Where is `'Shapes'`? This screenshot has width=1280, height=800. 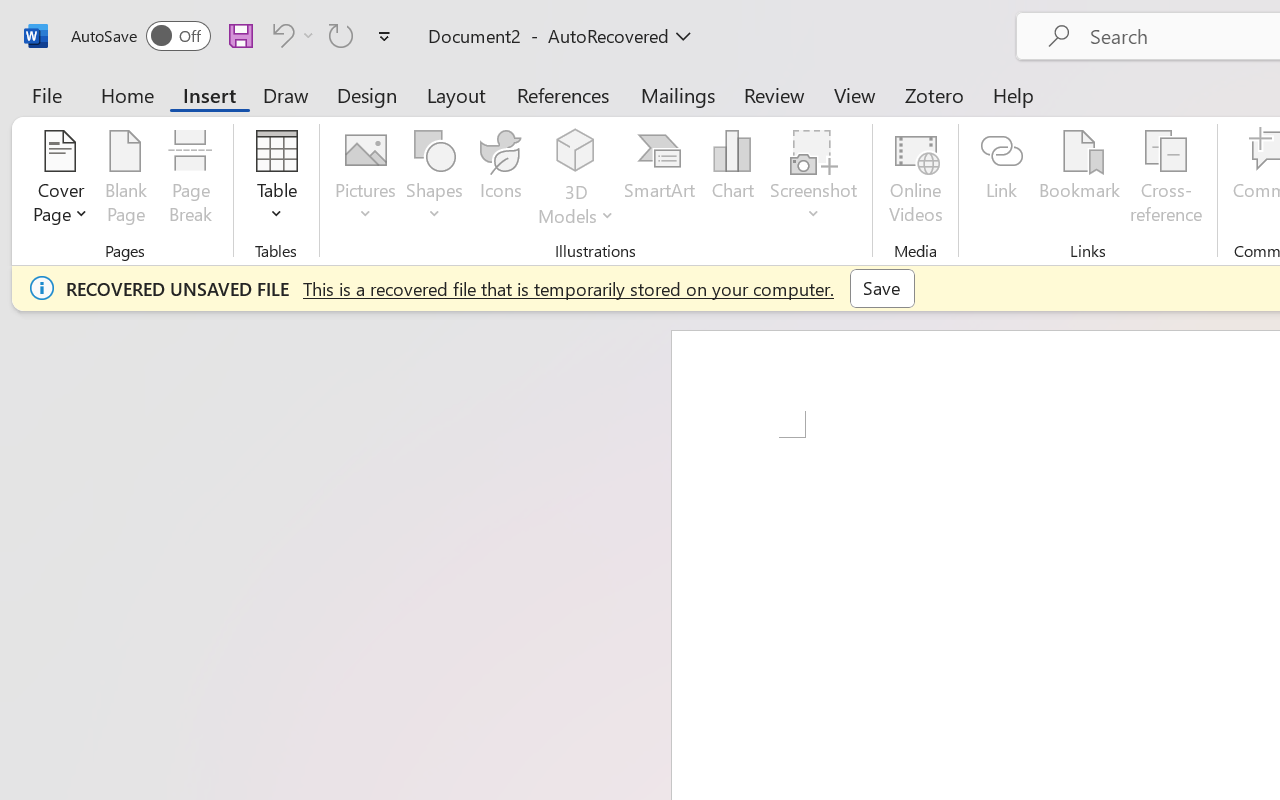
'Shapes' is located at coordinates (434, 179).